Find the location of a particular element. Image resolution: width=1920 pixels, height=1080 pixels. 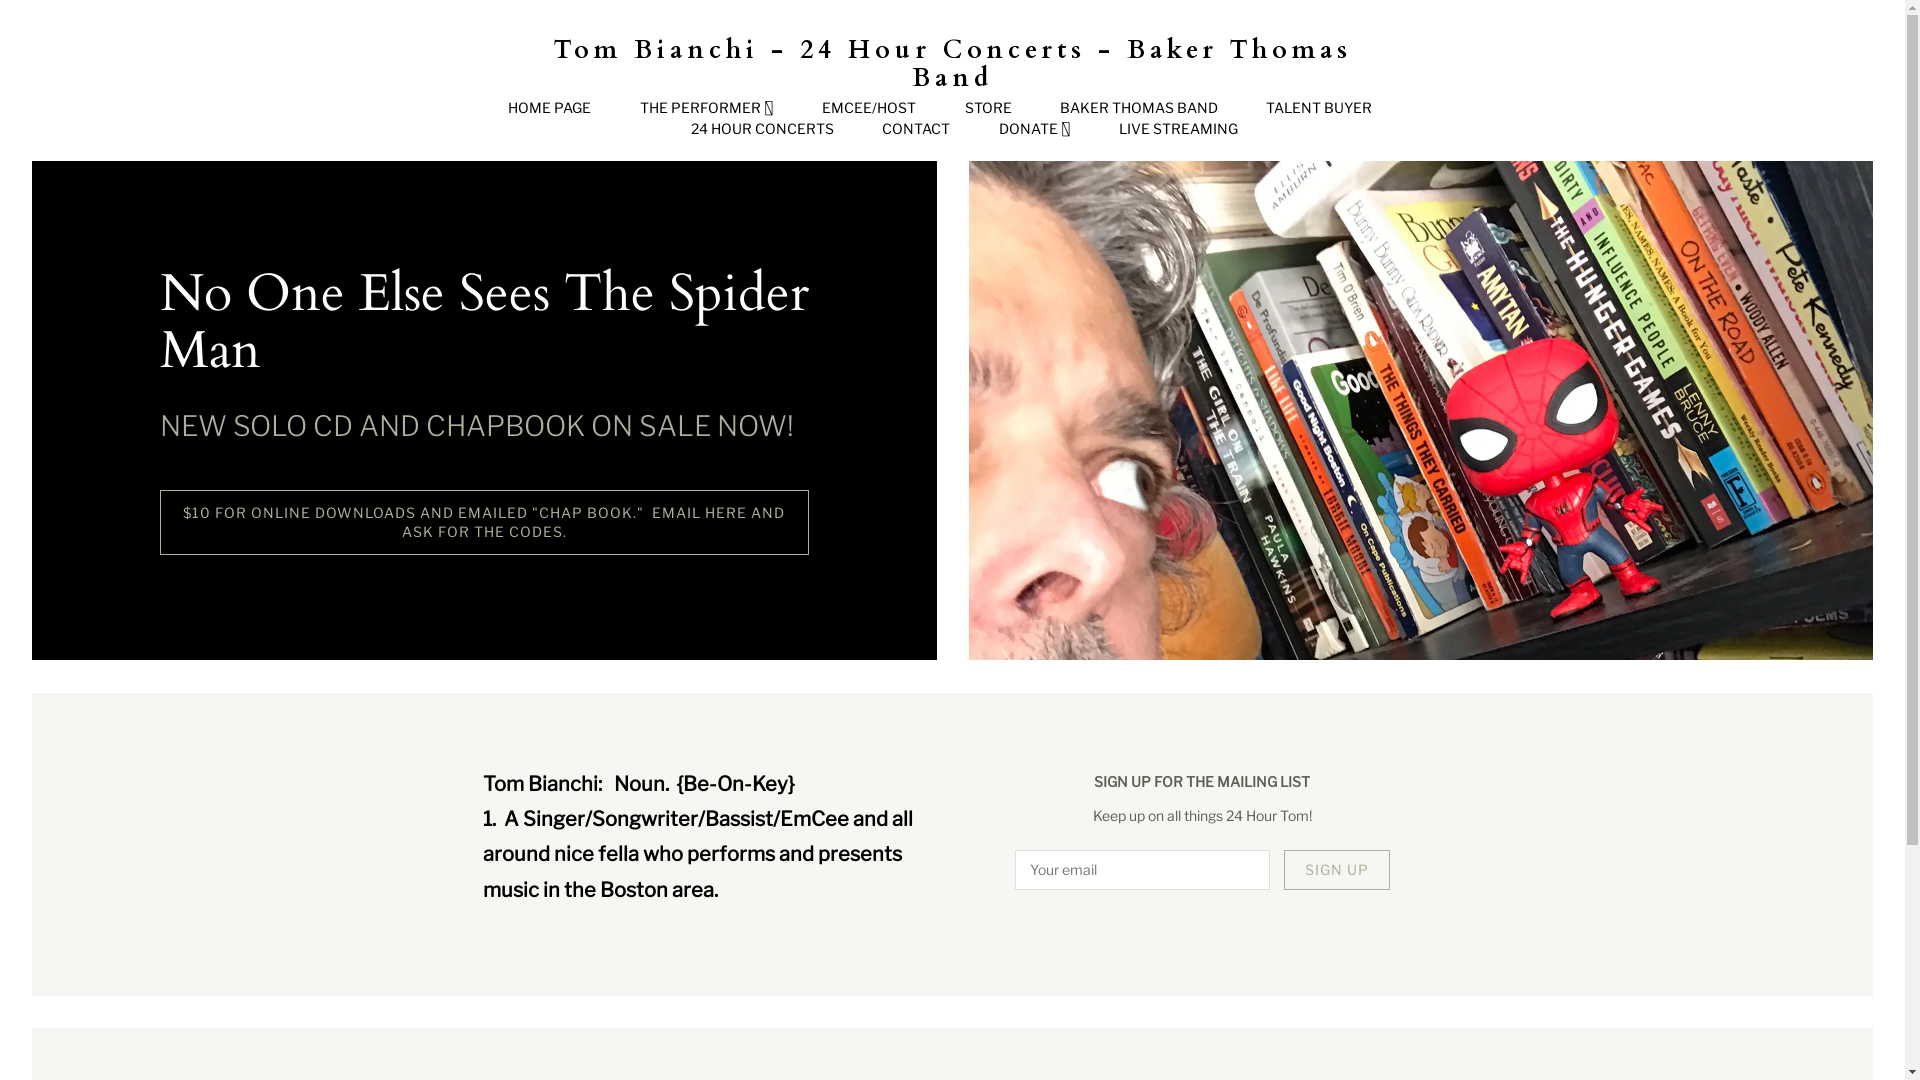

'24 HOUR CONCERTS' is located at coordinates (761, 128).